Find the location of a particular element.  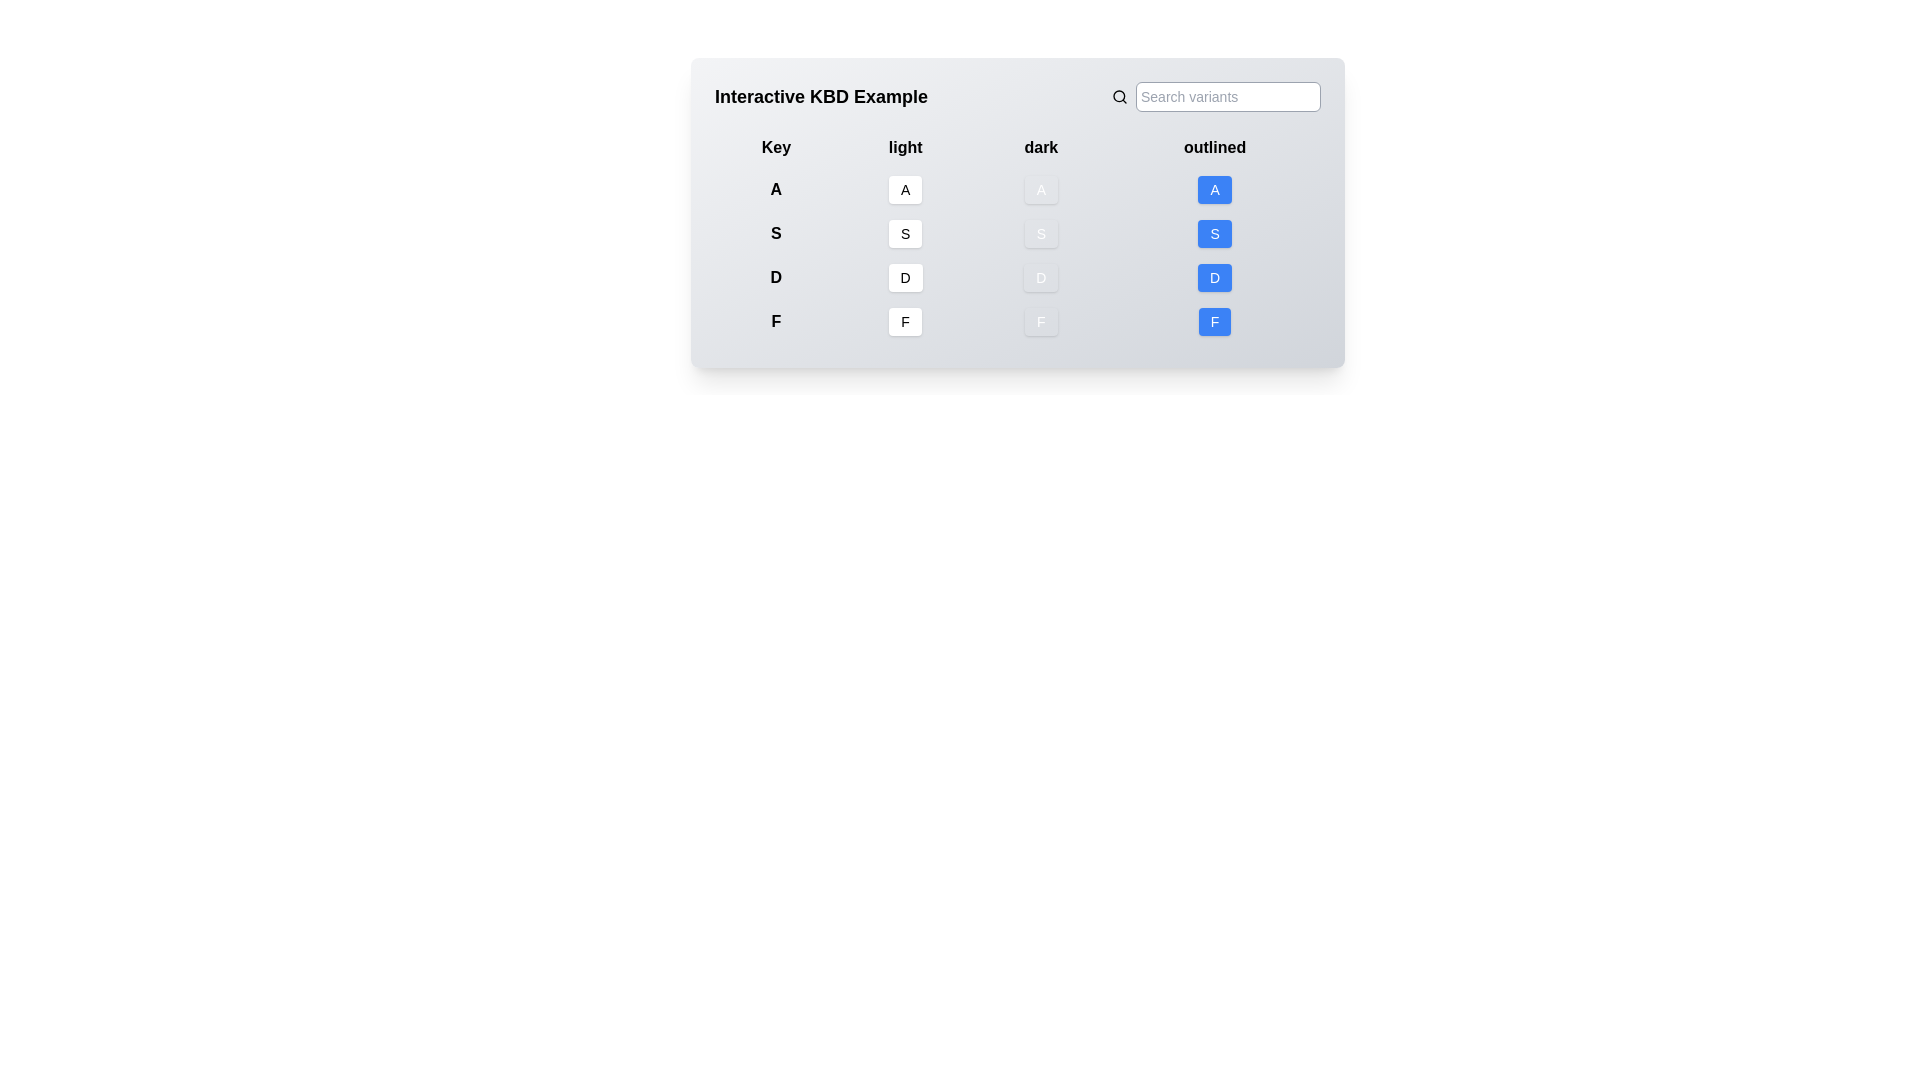

the static label displaying the letter 'D', which is a white-bordered rectangular UI component in the third row of the 'light' column, positioned between 'S' and 'F' is located at coordinates (904, 277).